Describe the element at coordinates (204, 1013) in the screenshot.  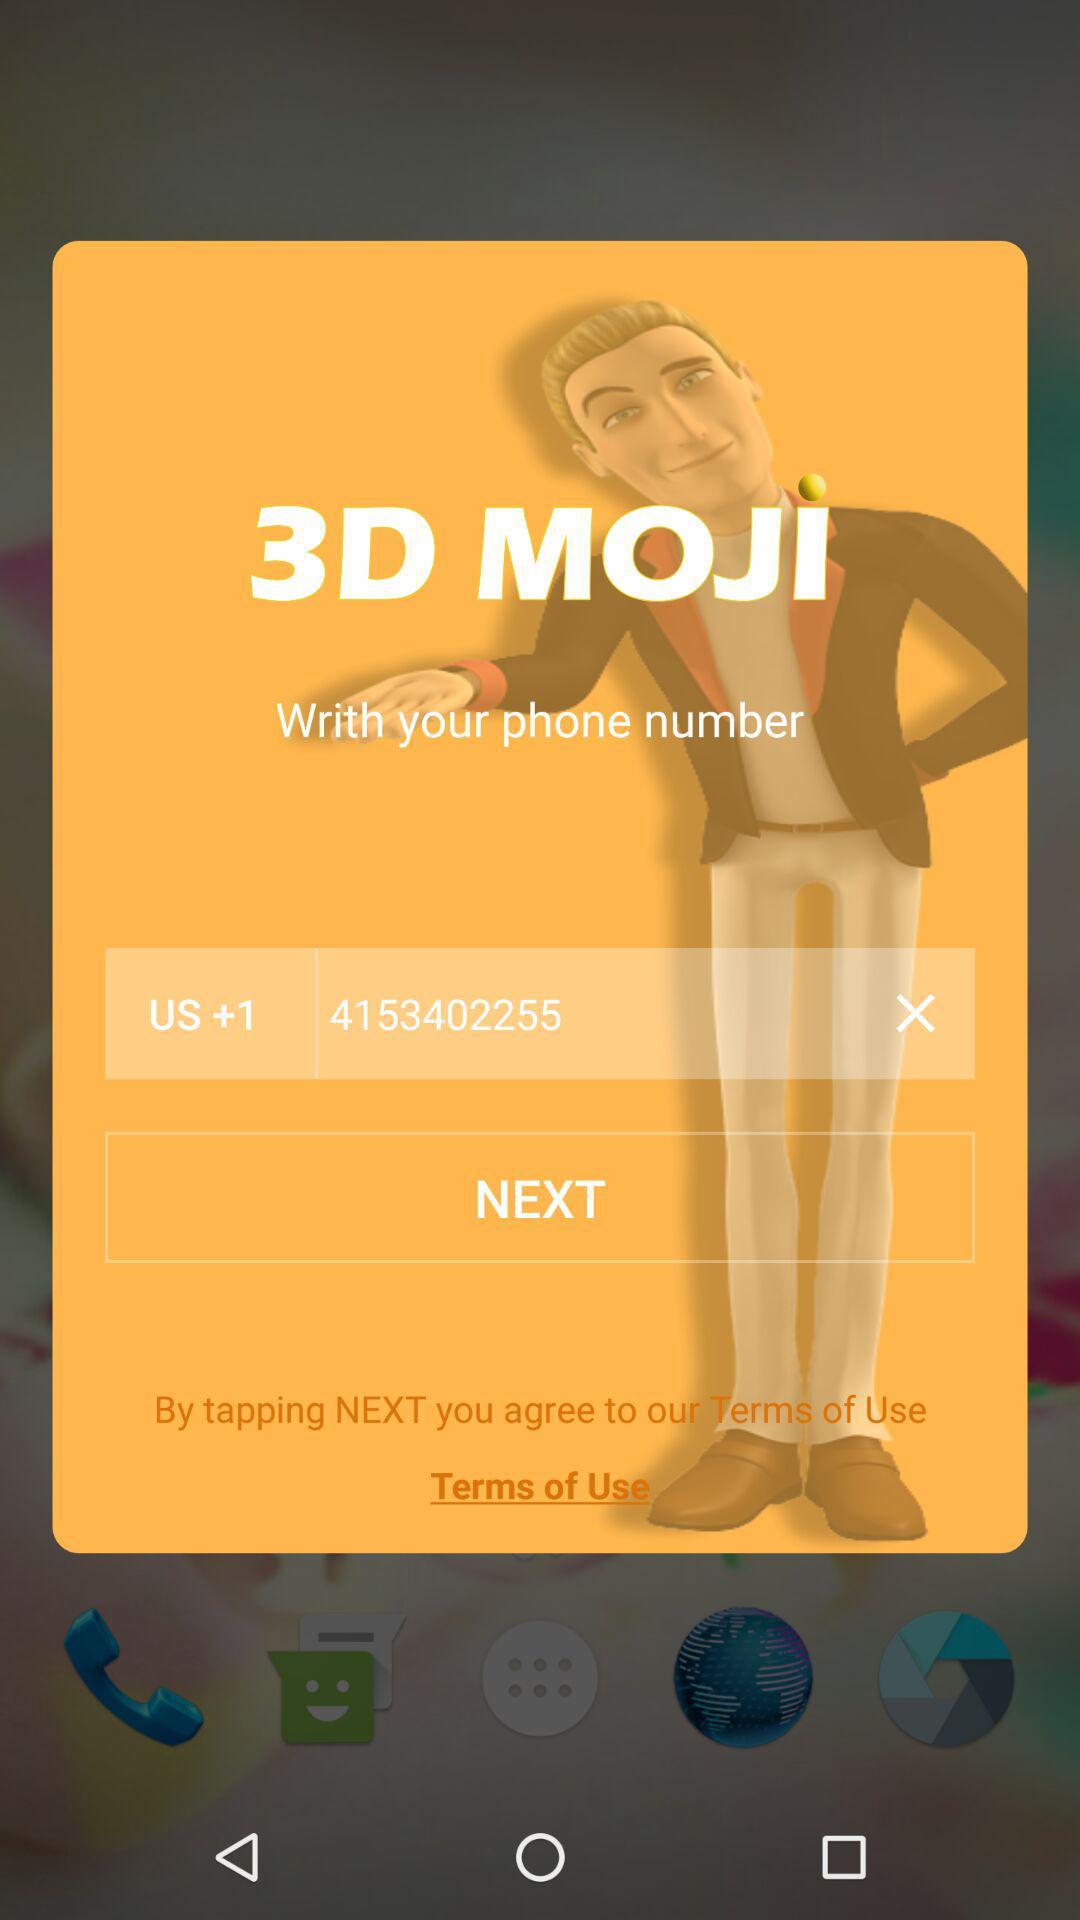
I see `the us +1 icon` at that location.